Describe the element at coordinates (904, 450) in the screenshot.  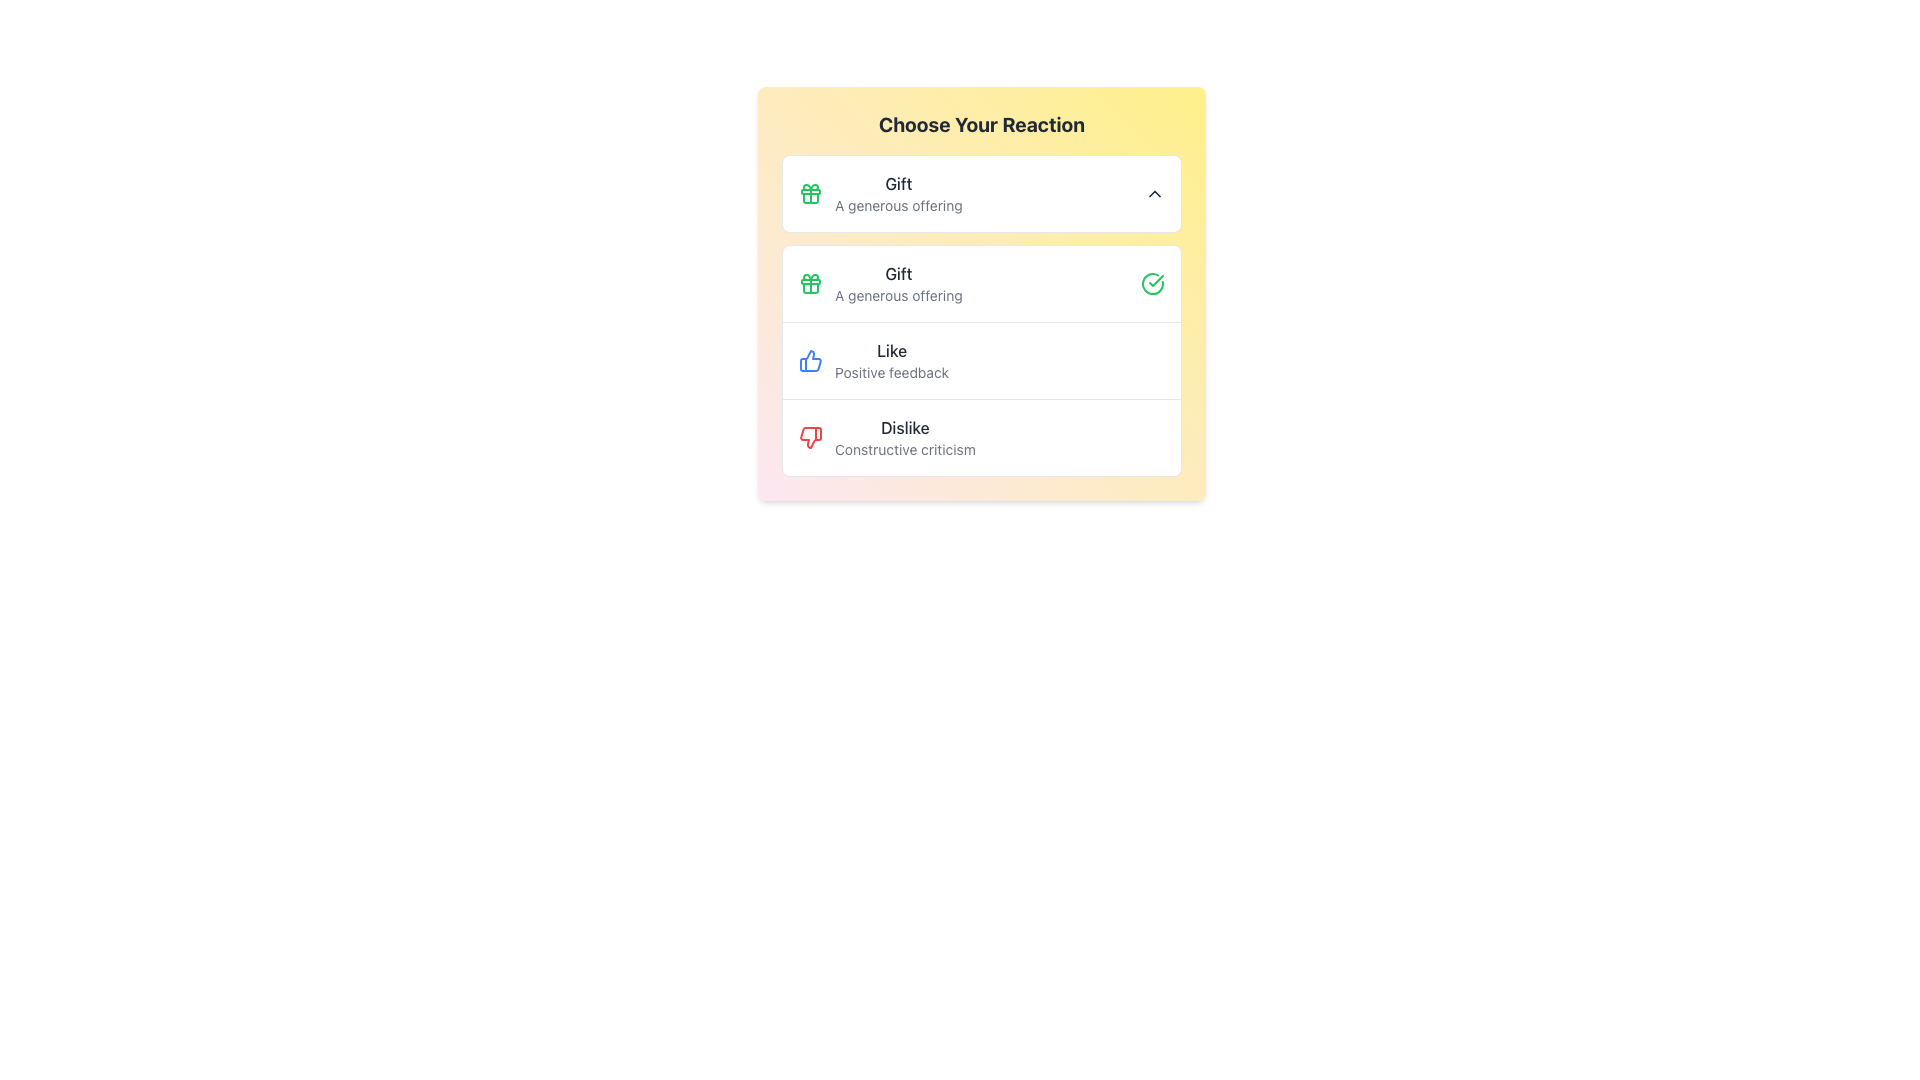
I see `the text label displaying 'Constructive criticism', which is located below the 'Dislike' text and icon in the 'Choose Your Reaction' interface` at that location.